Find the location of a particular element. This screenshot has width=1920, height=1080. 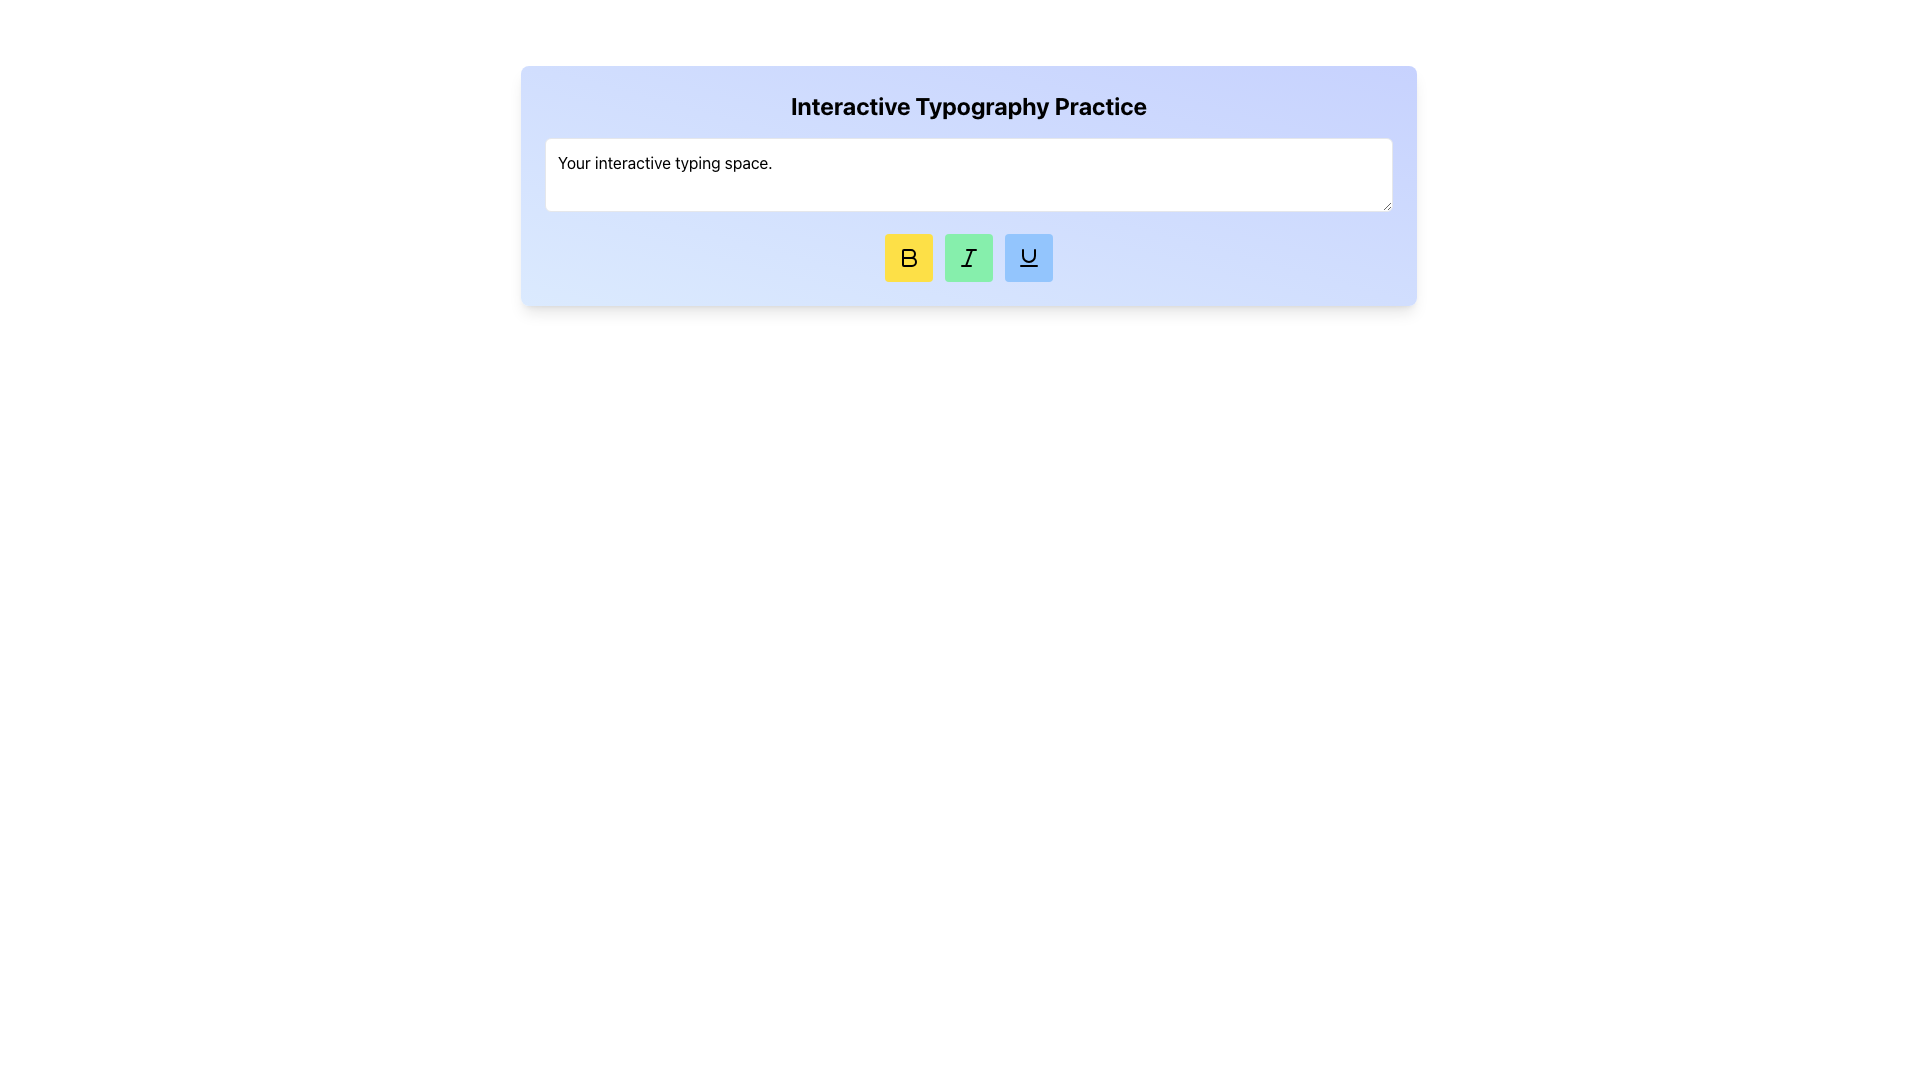

the third button from the left in a set of three adjacent buttons representing typographical functions in a text editing tool, specifically the one for underlining text is located at coordinates (1028, 254).